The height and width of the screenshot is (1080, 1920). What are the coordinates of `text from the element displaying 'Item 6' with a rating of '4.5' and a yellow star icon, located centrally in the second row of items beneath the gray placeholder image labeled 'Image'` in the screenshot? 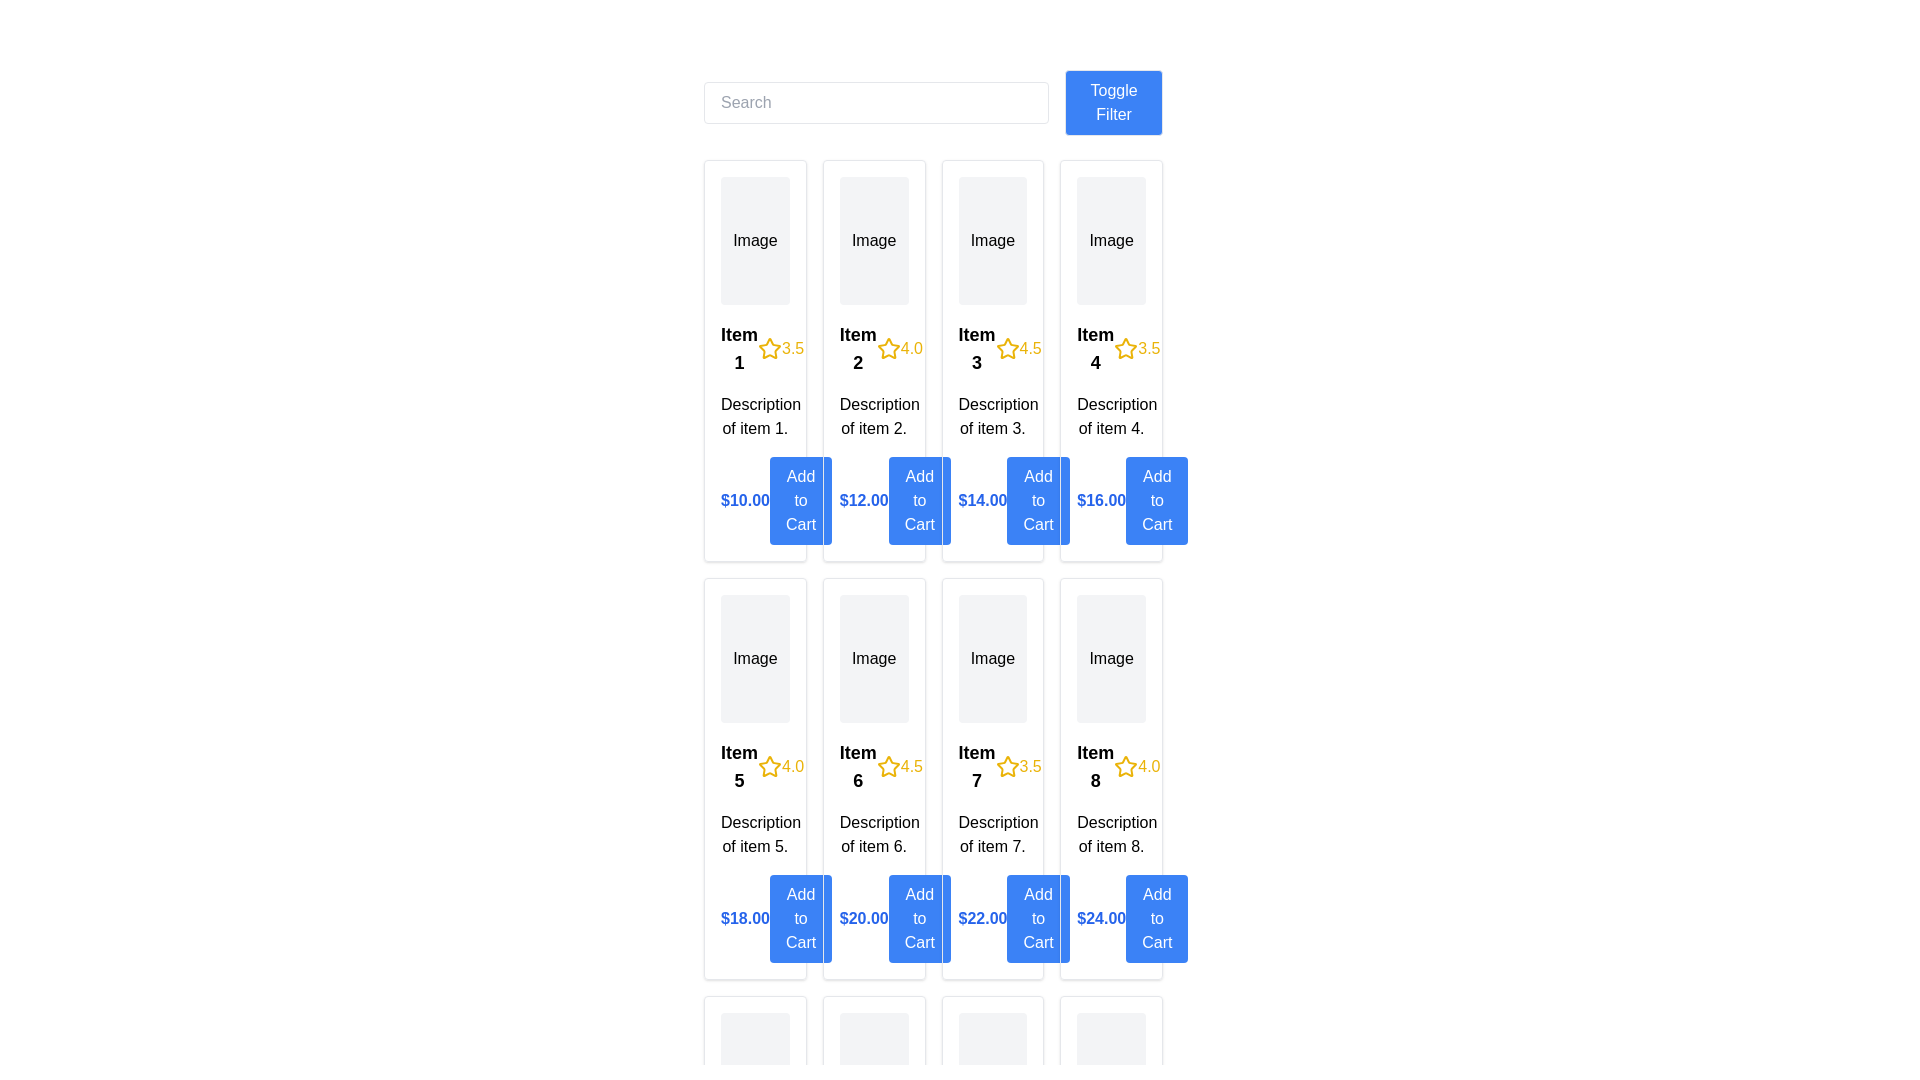 It's located at (874, 766).